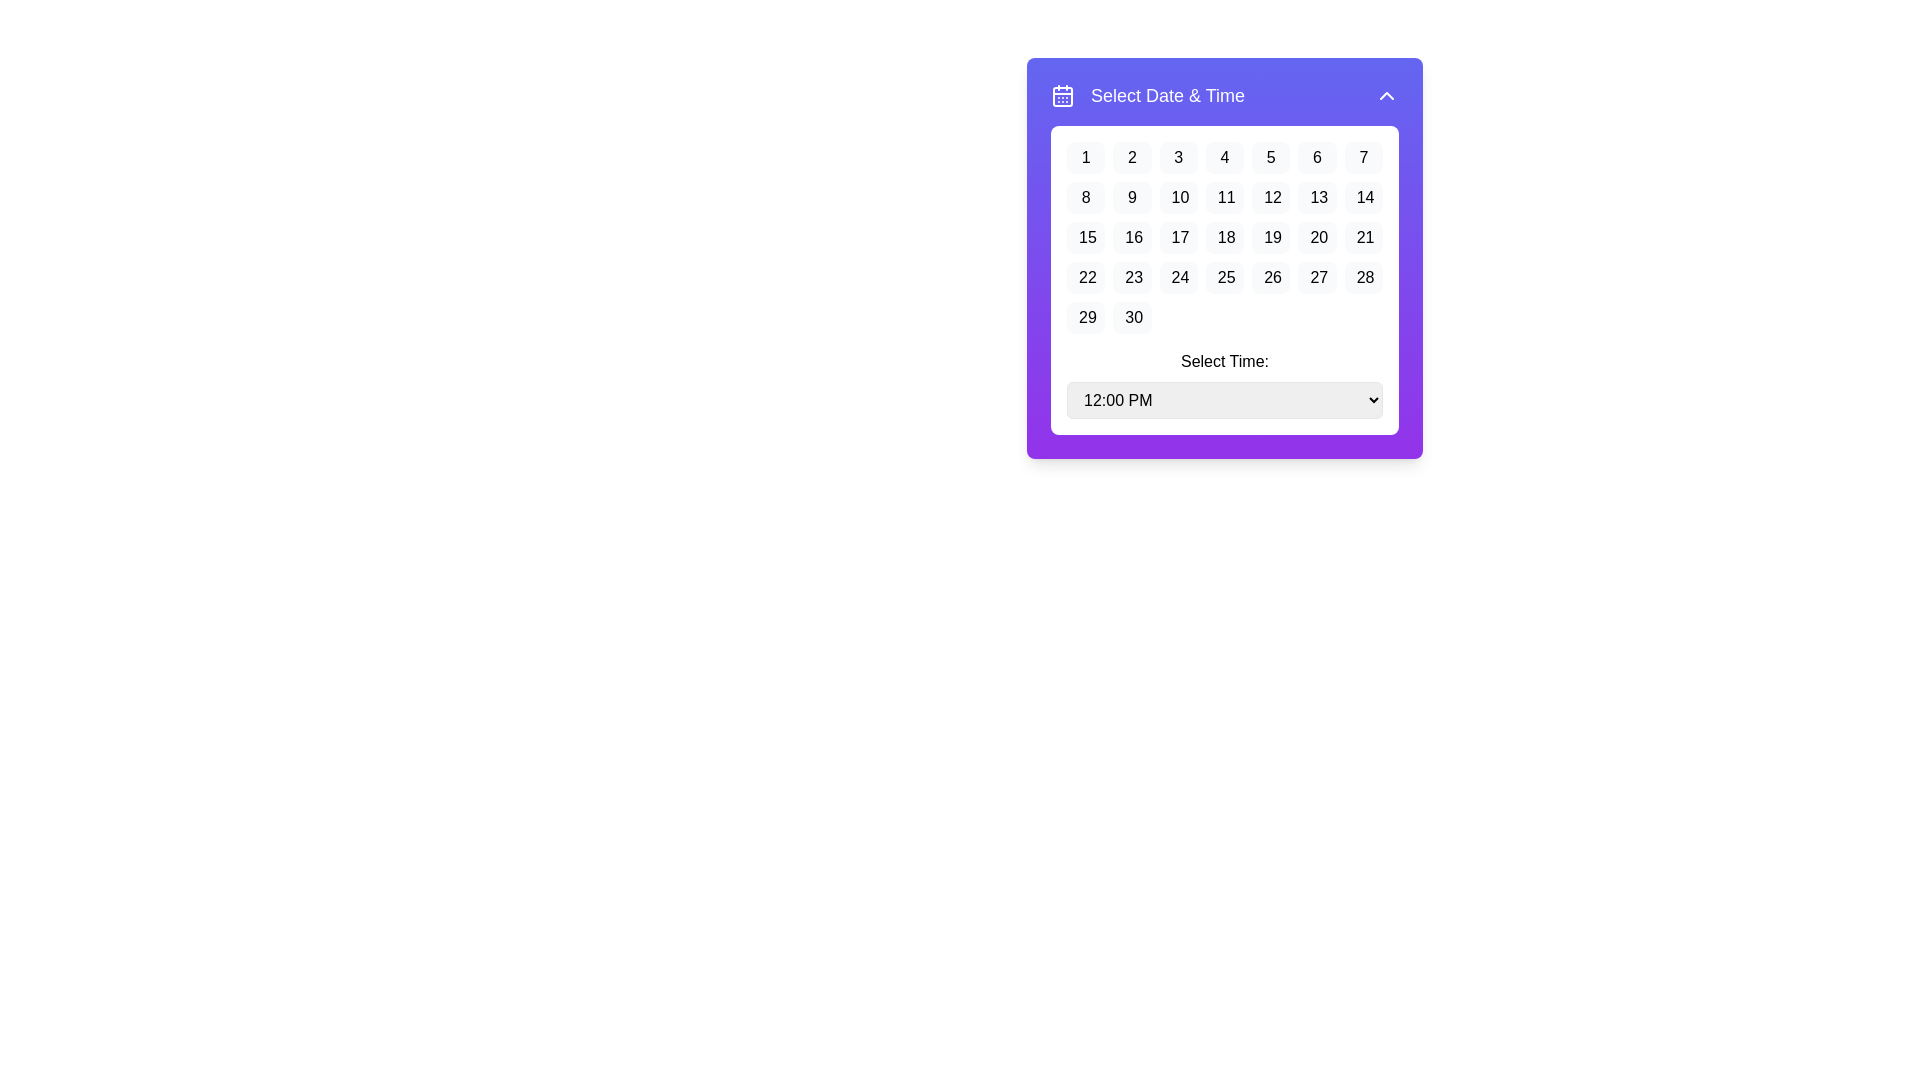  Describe the element at coordinates (1178, 277) in the screenshot. I see `the rounded rectangular button with the number '24'` at that location.